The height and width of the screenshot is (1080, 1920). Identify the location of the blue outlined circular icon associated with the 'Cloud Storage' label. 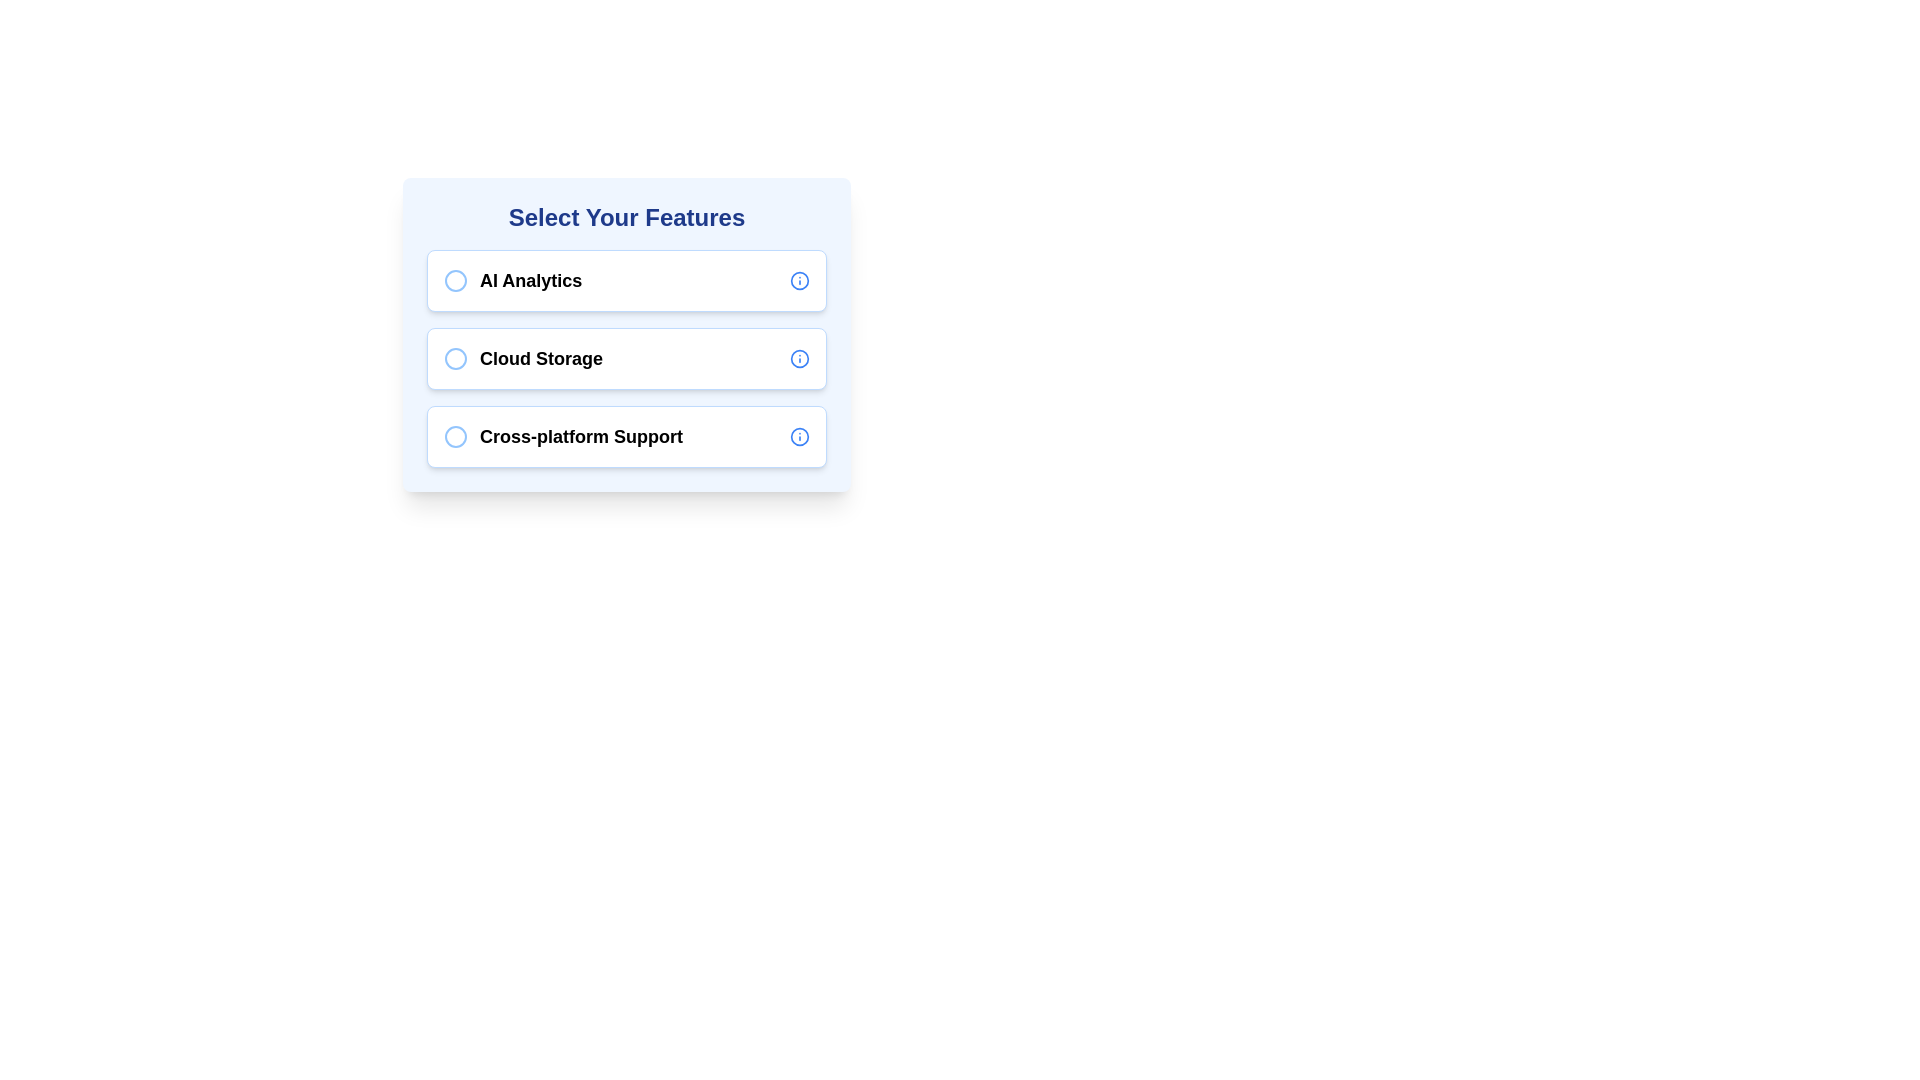
(455, 357).